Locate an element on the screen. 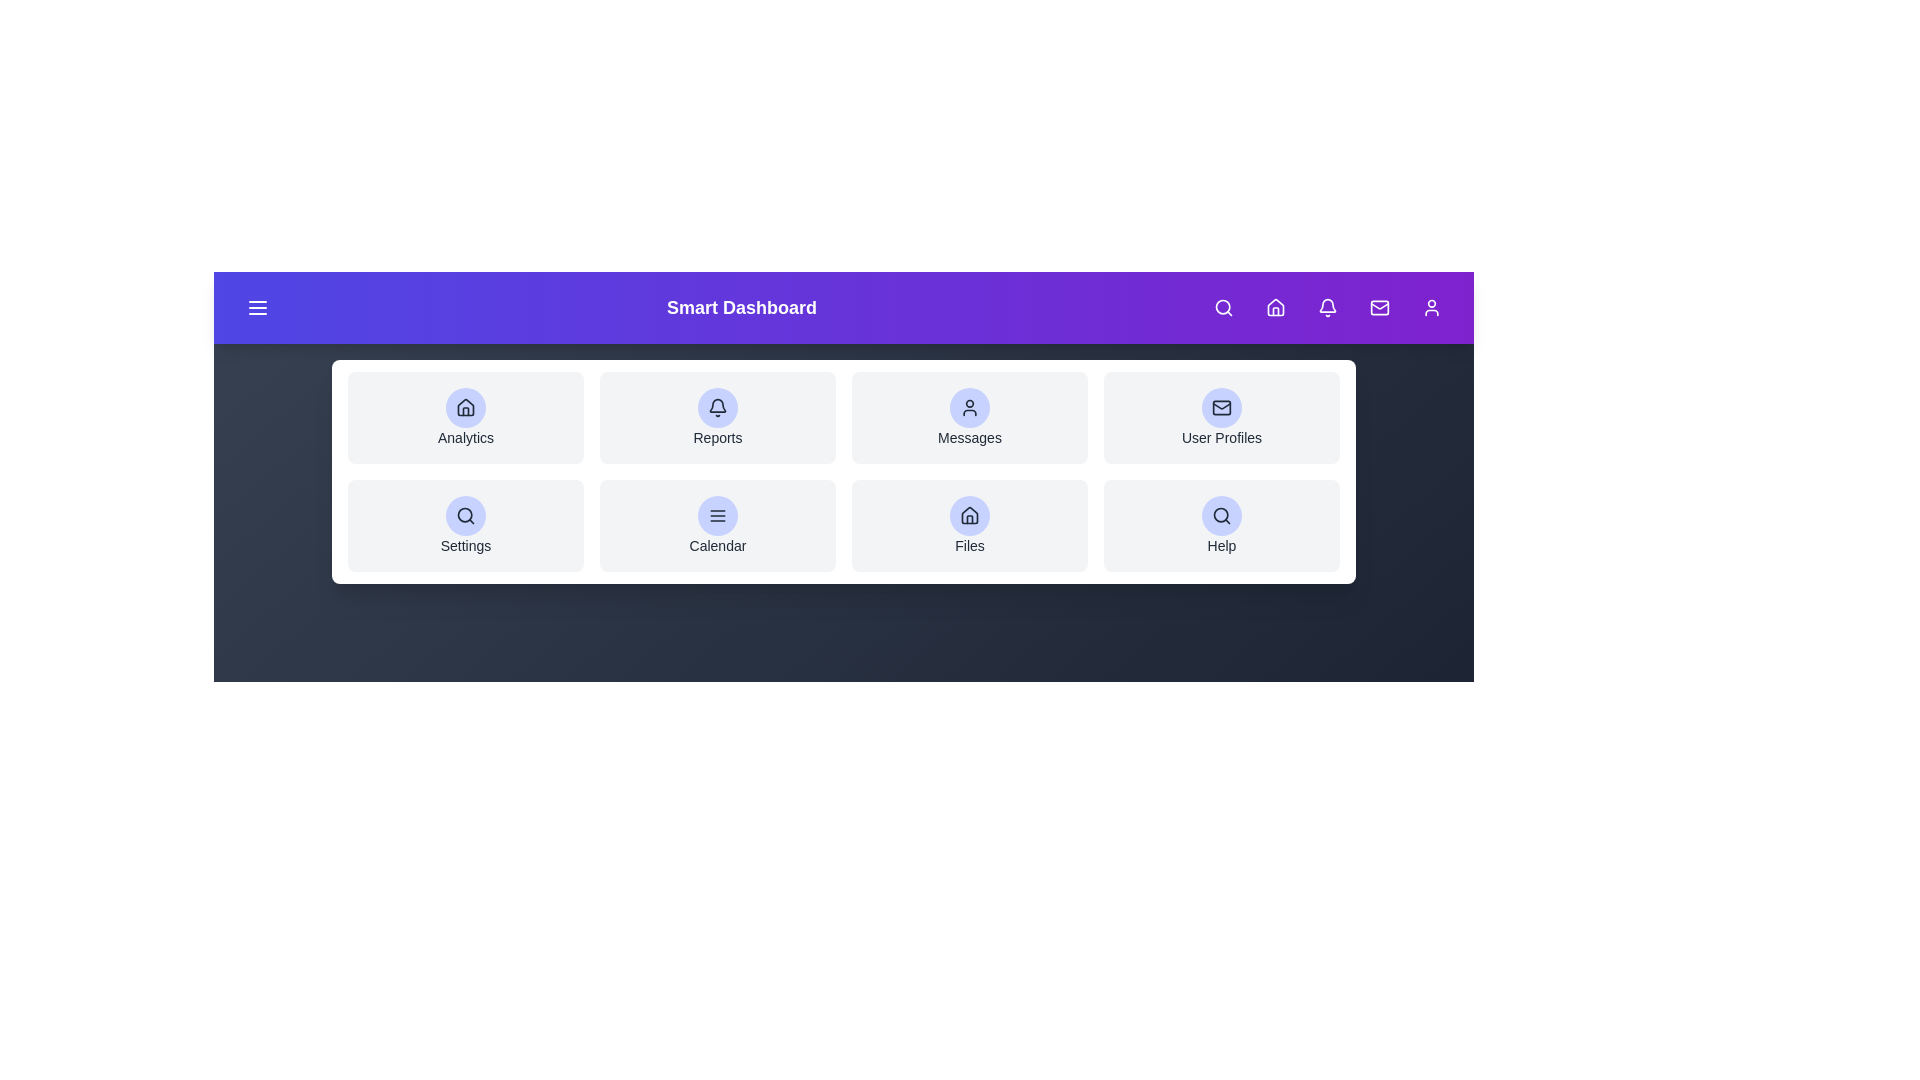 This screenshot has width=1920, height=1080. the grid item labeled Calendar is located at coordinates (718, 524).